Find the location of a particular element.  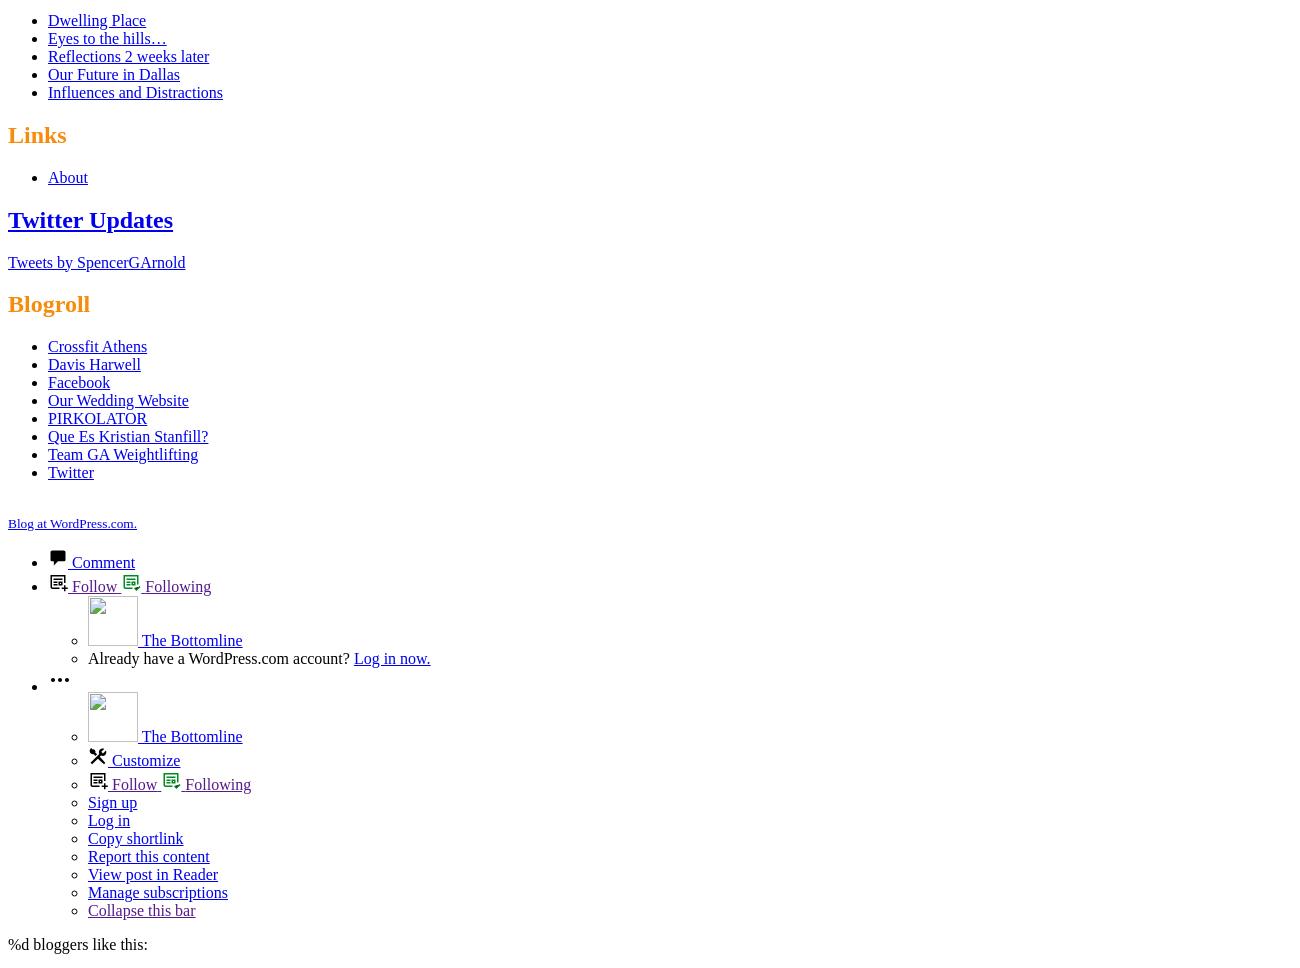

'Team GA Weightlifting' is located at coordinates (121, 453).